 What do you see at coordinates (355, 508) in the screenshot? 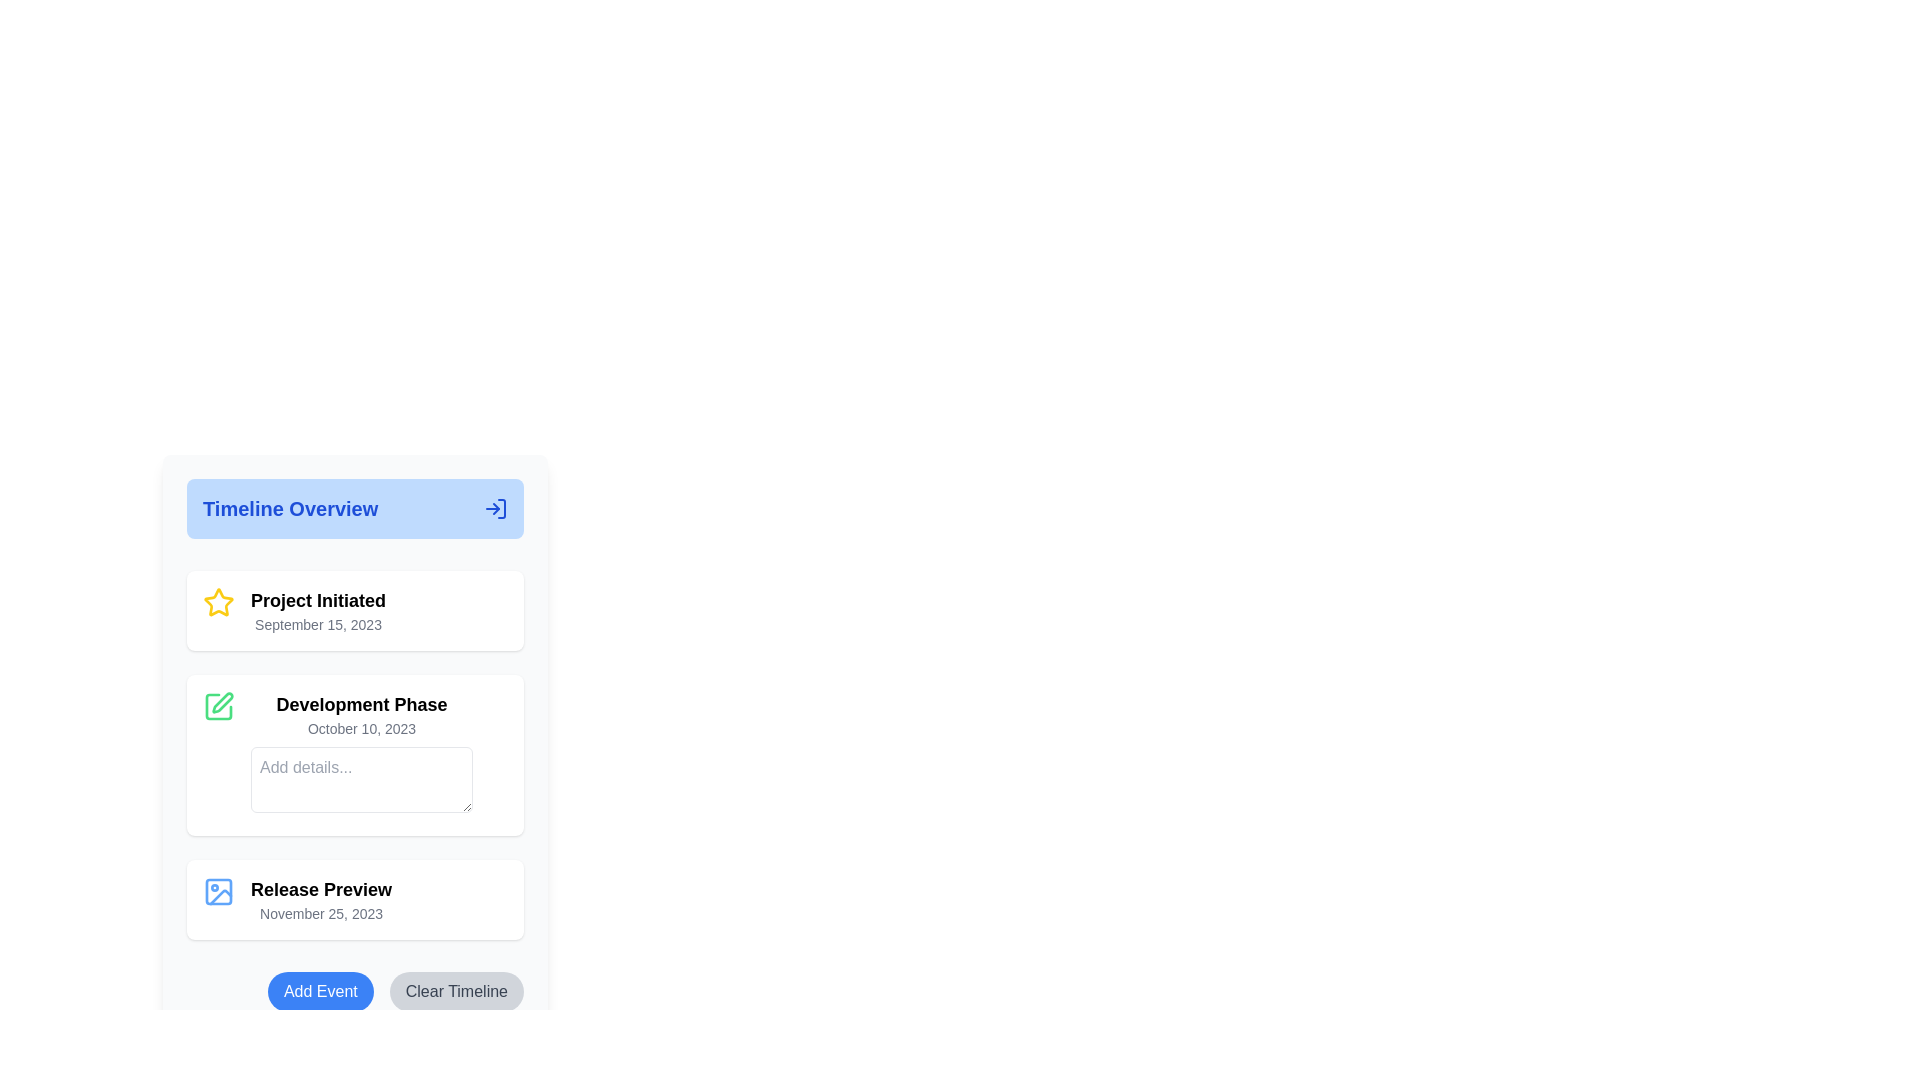
I see `header with embellishment that provides an overview title for the timeline events listed below, positioned at the top of the timeline section` at bounding box center [355, 508].